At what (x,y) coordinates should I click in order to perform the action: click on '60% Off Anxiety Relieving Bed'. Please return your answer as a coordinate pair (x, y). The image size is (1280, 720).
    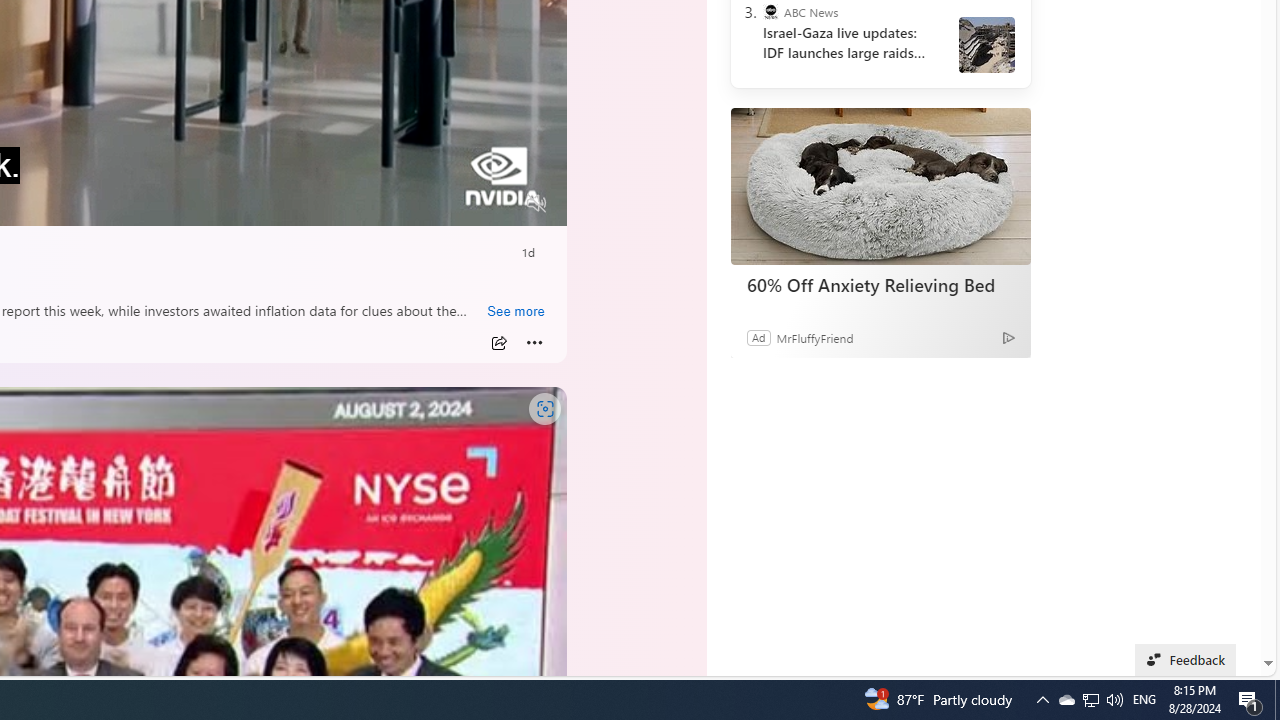
    Looking at the image, I should click on (880, 186).